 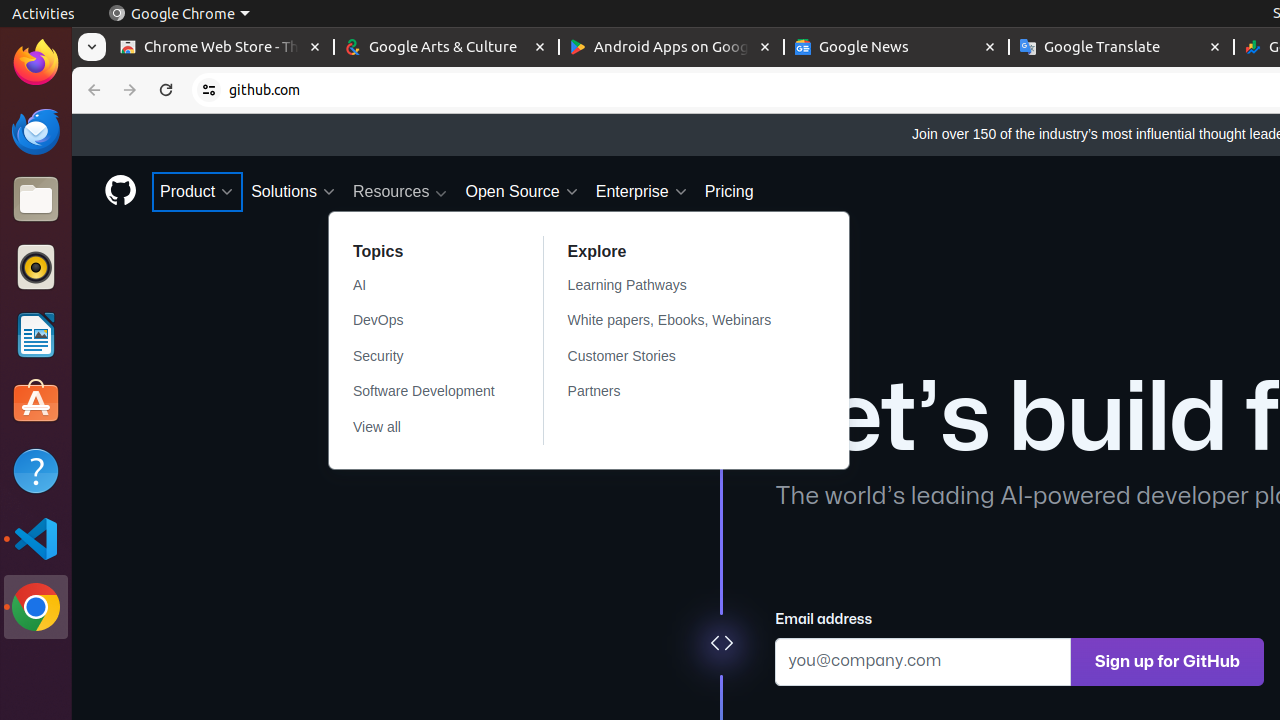 I want to click on 'View all', so click(x=422, y=426).